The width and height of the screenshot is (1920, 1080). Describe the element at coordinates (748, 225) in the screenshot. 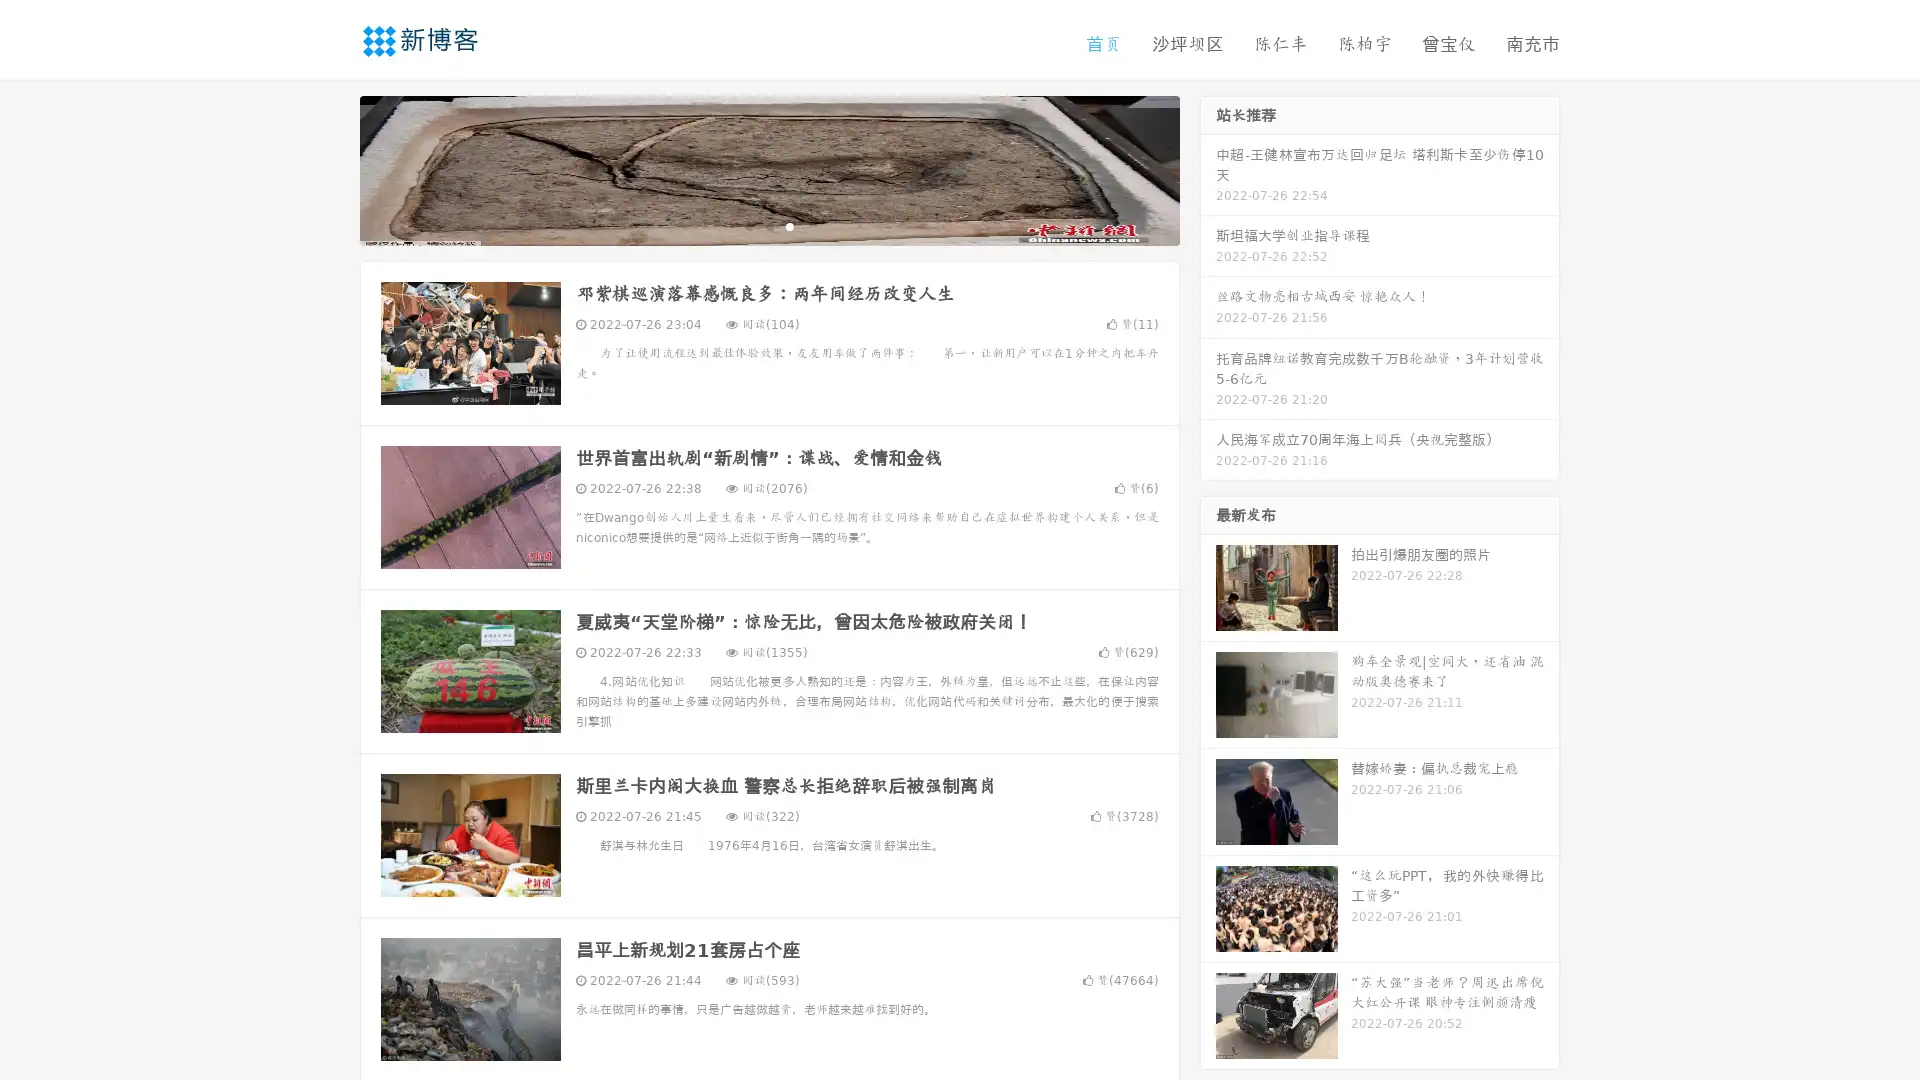

I see `Go to slide 1` at that location.